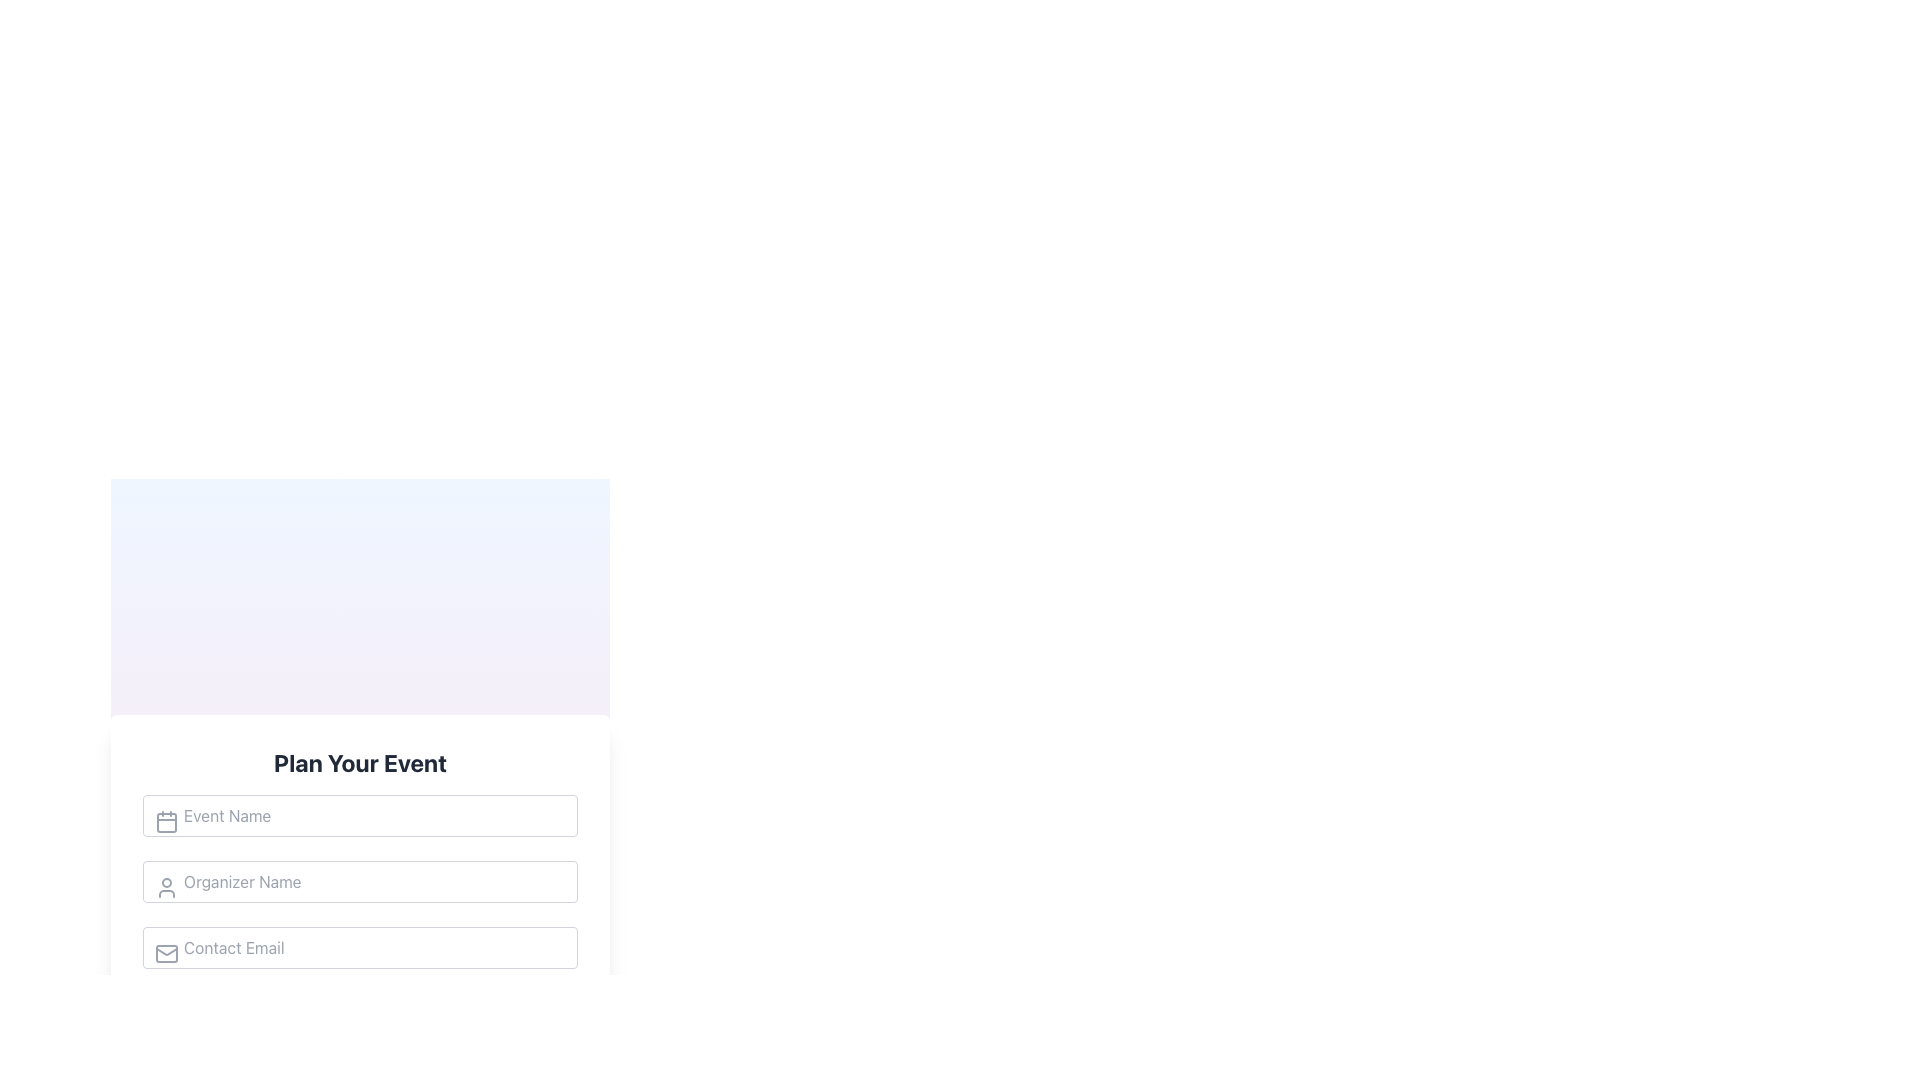 The image size is (1920, 1080). Describe the element at coordinates (167, 822) in the screenshot. I see `the small square icon with rounded corners representing a calendar, located to the left of the 'Event Name' input field in the 'Plan Your Event' form` at that location.